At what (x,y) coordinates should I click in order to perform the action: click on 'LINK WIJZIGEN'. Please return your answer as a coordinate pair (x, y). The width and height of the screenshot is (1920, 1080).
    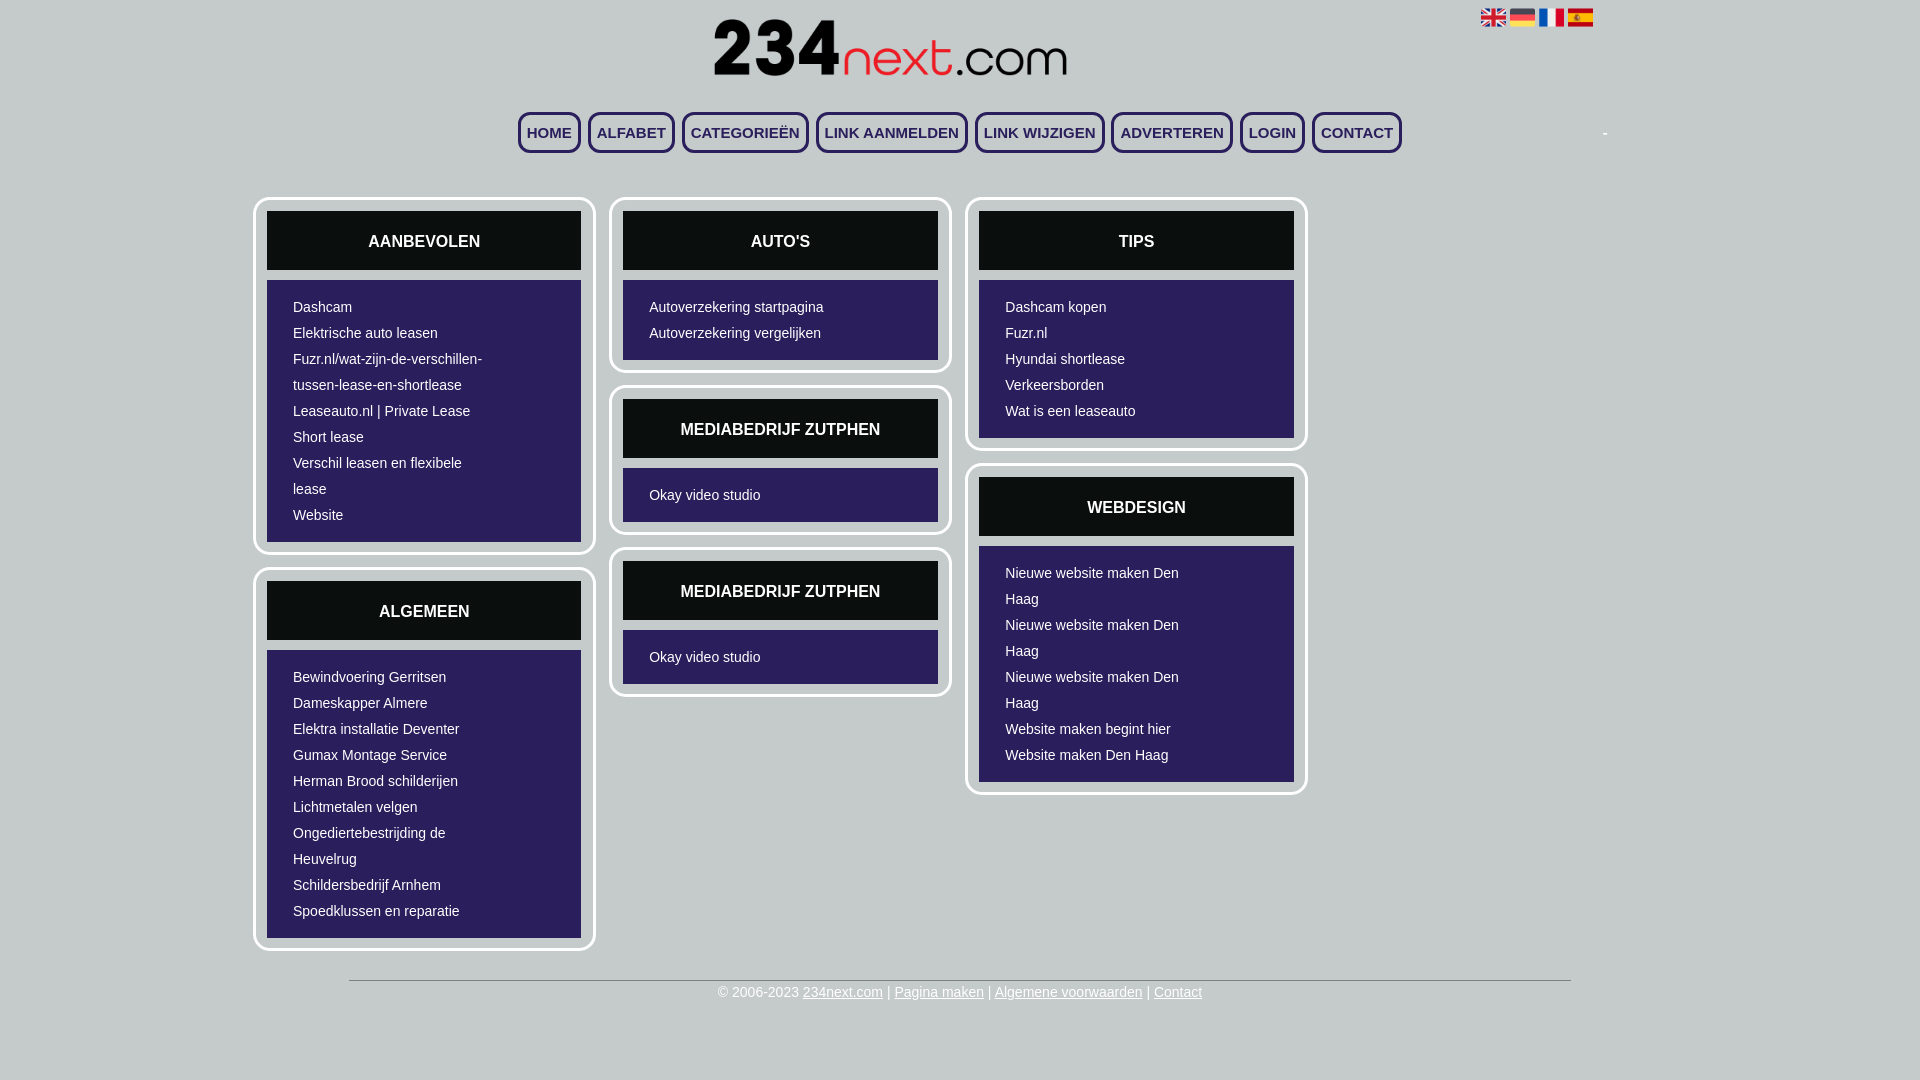
    Looking at the image, I should click on (1040, 132).